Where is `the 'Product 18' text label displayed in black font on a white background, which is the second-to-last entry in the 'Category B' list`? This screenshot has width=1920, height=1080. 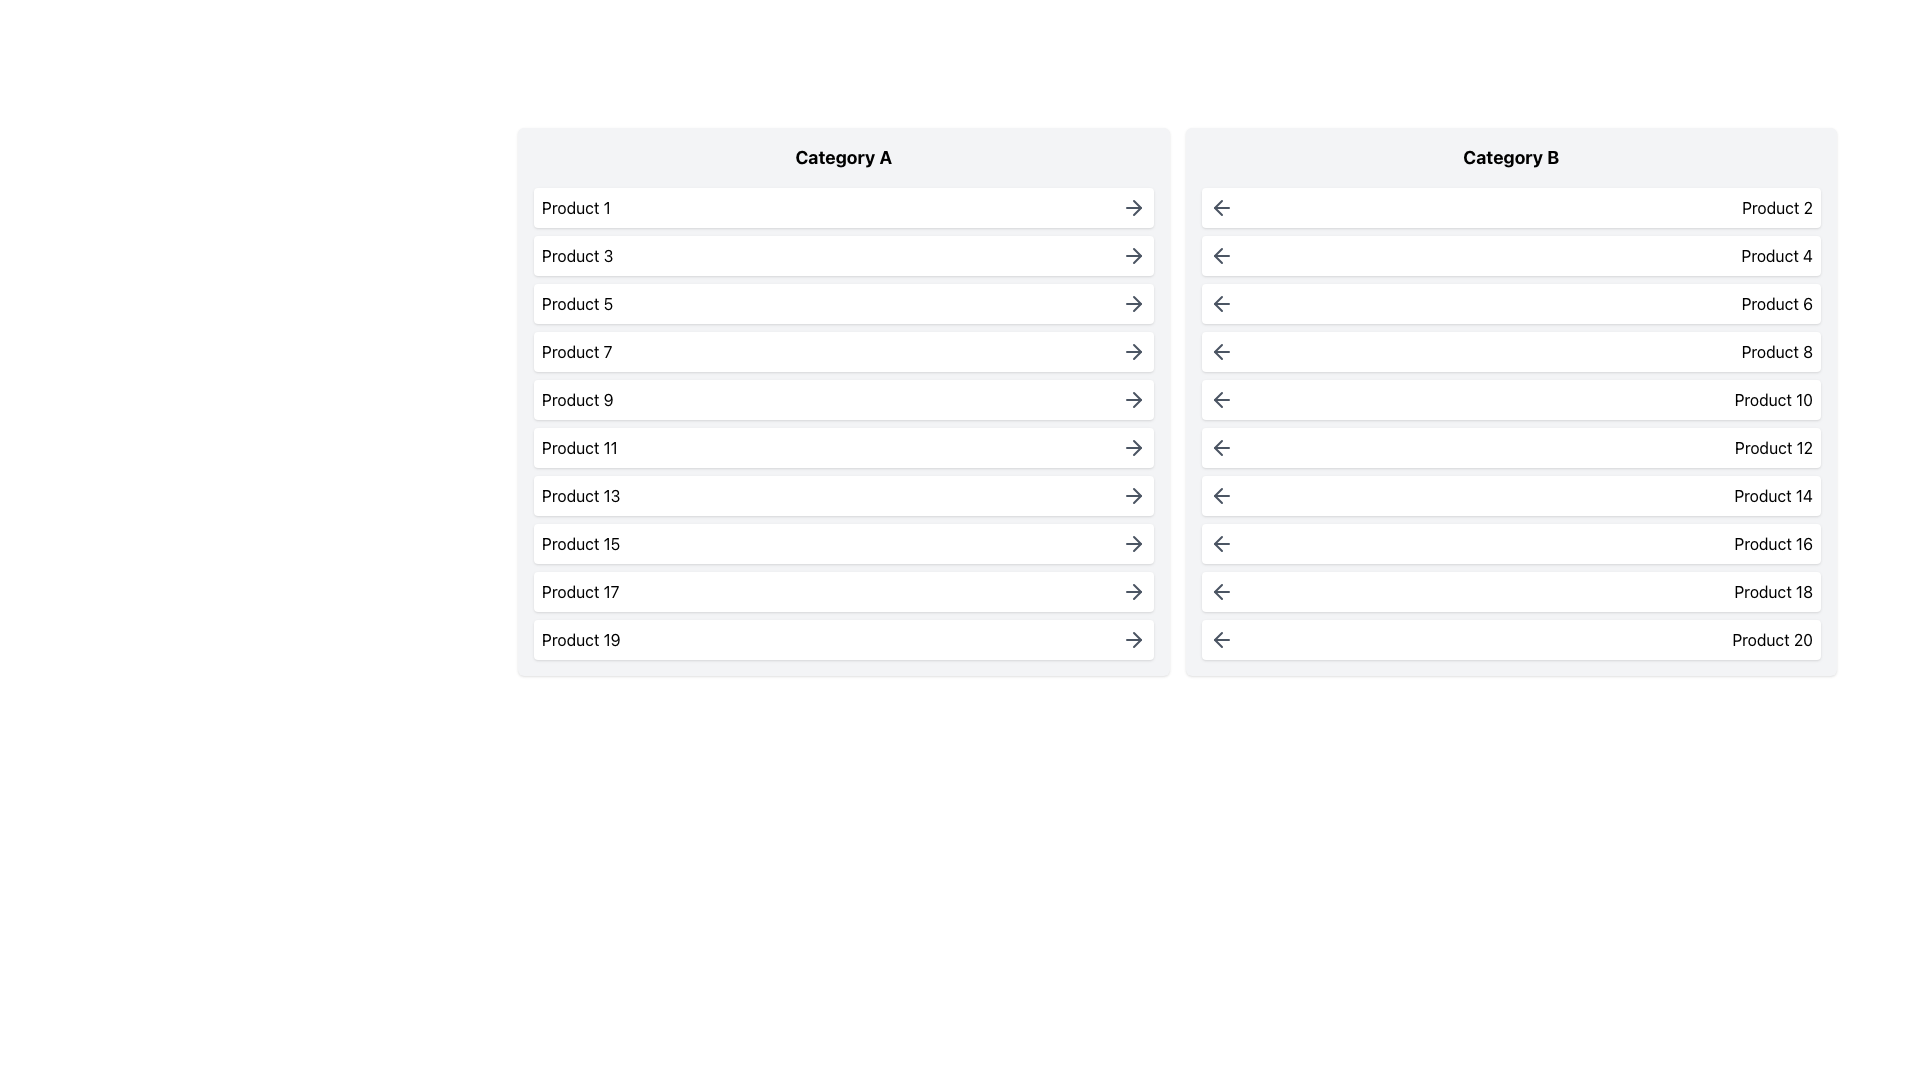 the 'Product 18' text label displayed in black font on a white background, which is the second-to-last entry in the 'Category B' list is located at coordinates (1773, 590).